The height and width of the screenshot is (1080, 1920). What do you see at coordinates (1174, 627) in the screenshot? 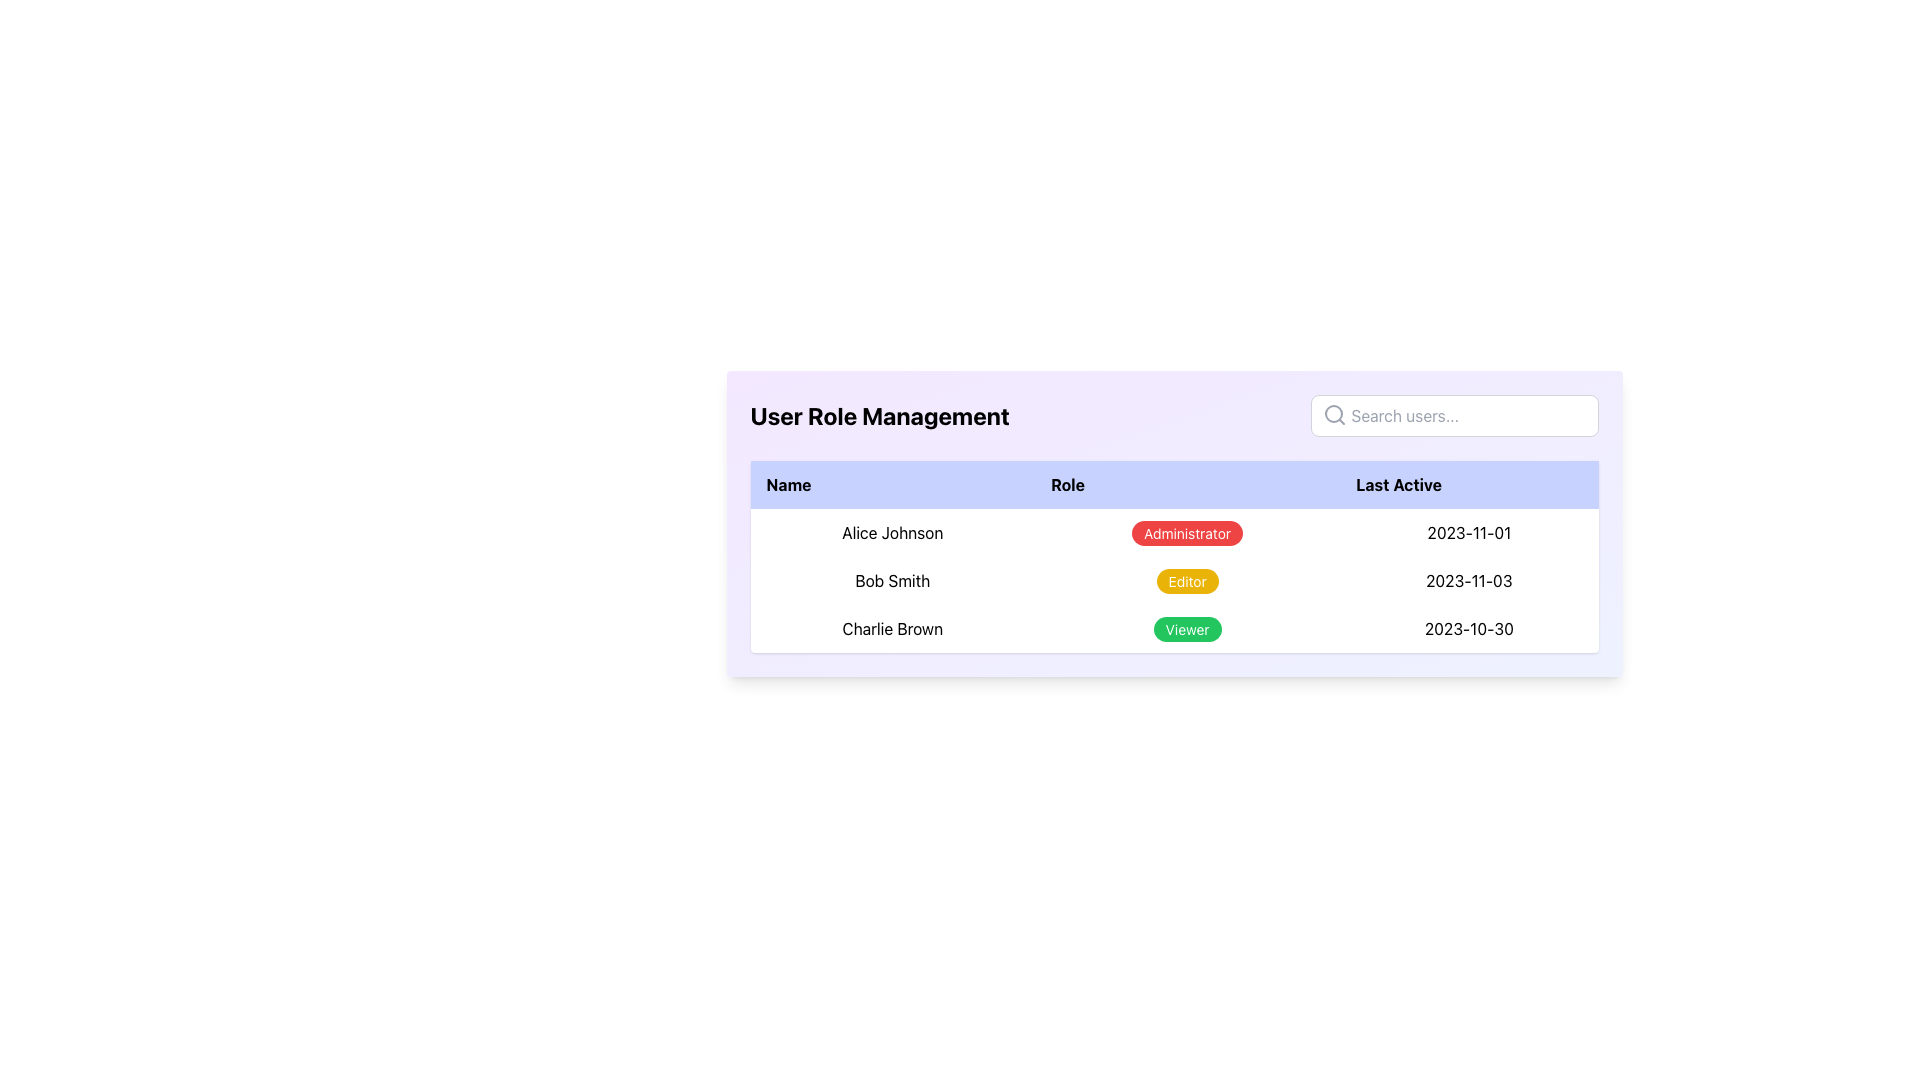
I see `the Static badge indicating the user role as 'Viewer', located in the third row of the table under the 'Role' column, between 'Charlie Brown' and '2023-10-30'` at bounding box center [1174, 627].